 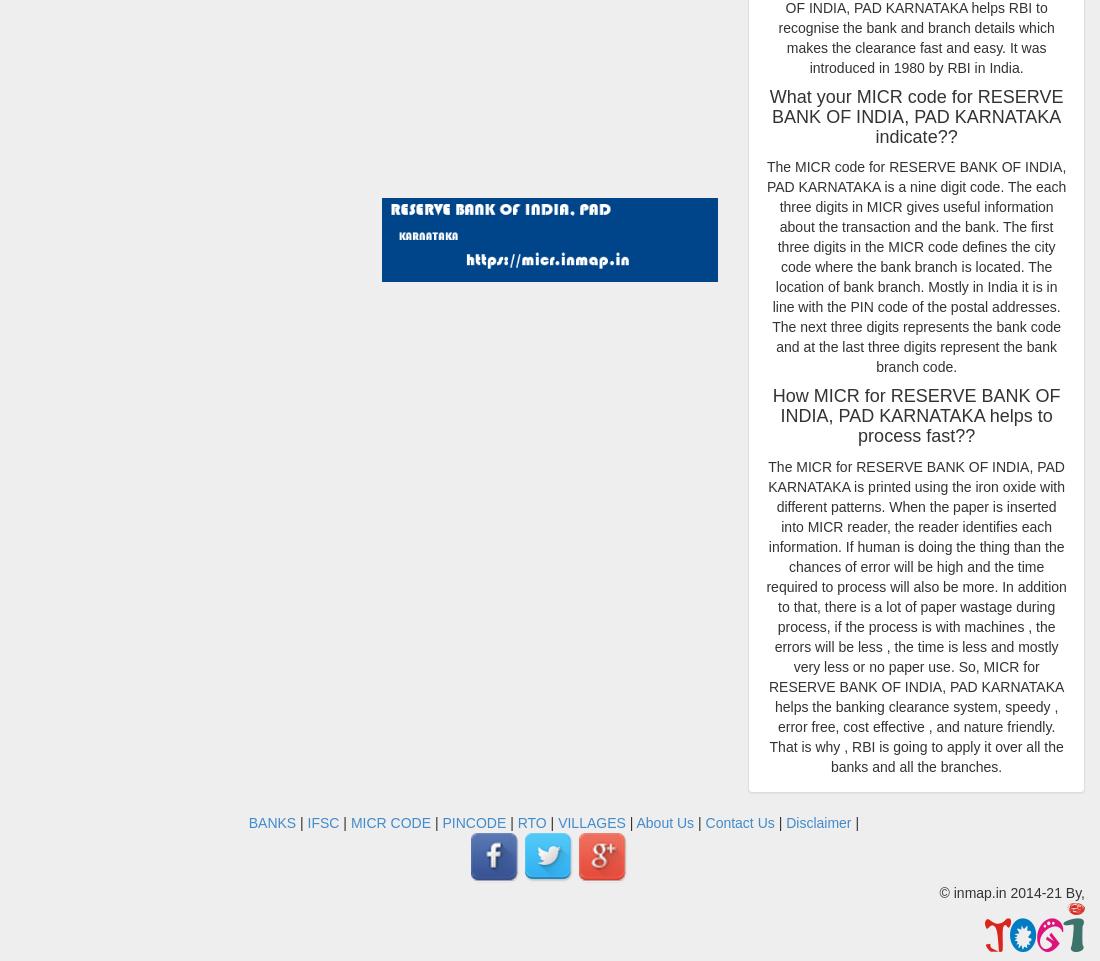 I want to click on 'VILLAGES', so click(x=590, y=822).